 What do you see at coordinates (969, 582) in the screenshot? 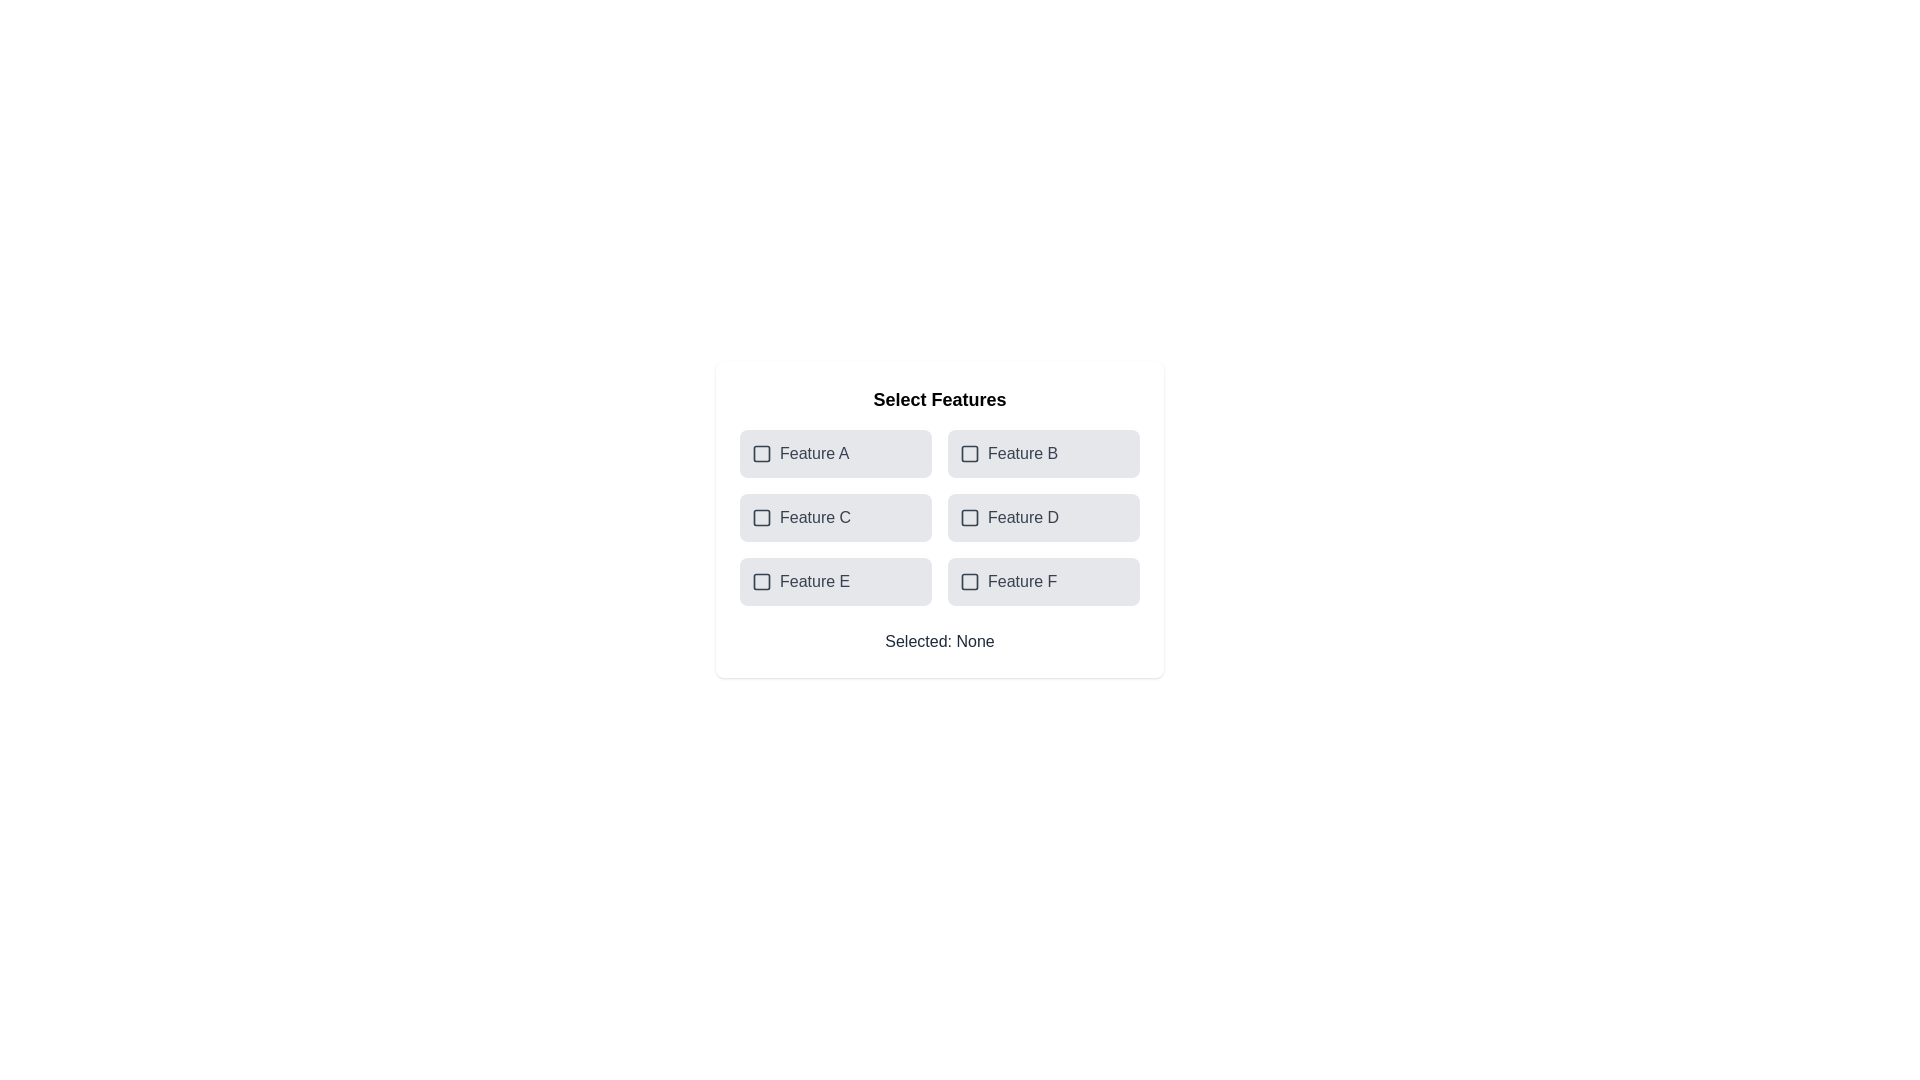
I see `the checkbox located to the left of the text label 'Feature F'` at bounding box center [969, 582].